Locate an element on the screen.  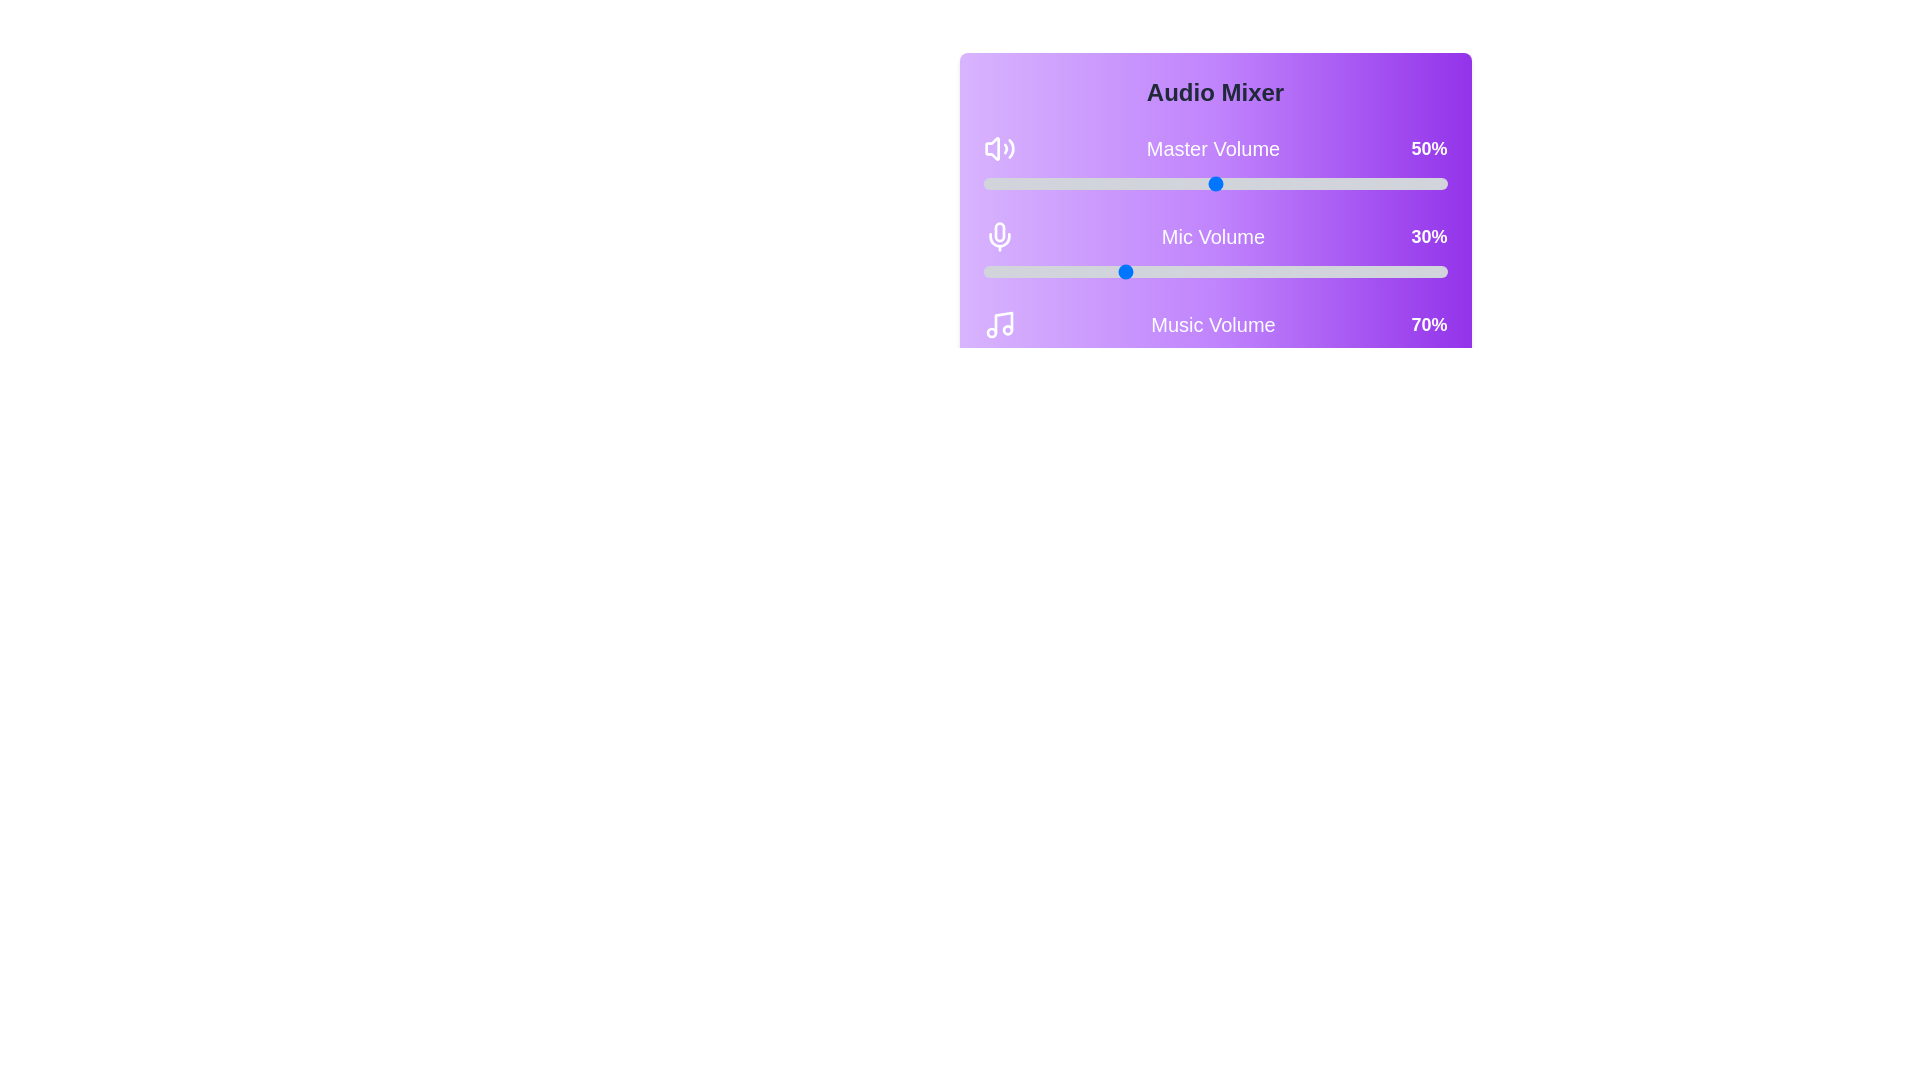
the Master Volume slider is located at coordinates (1098, 184).